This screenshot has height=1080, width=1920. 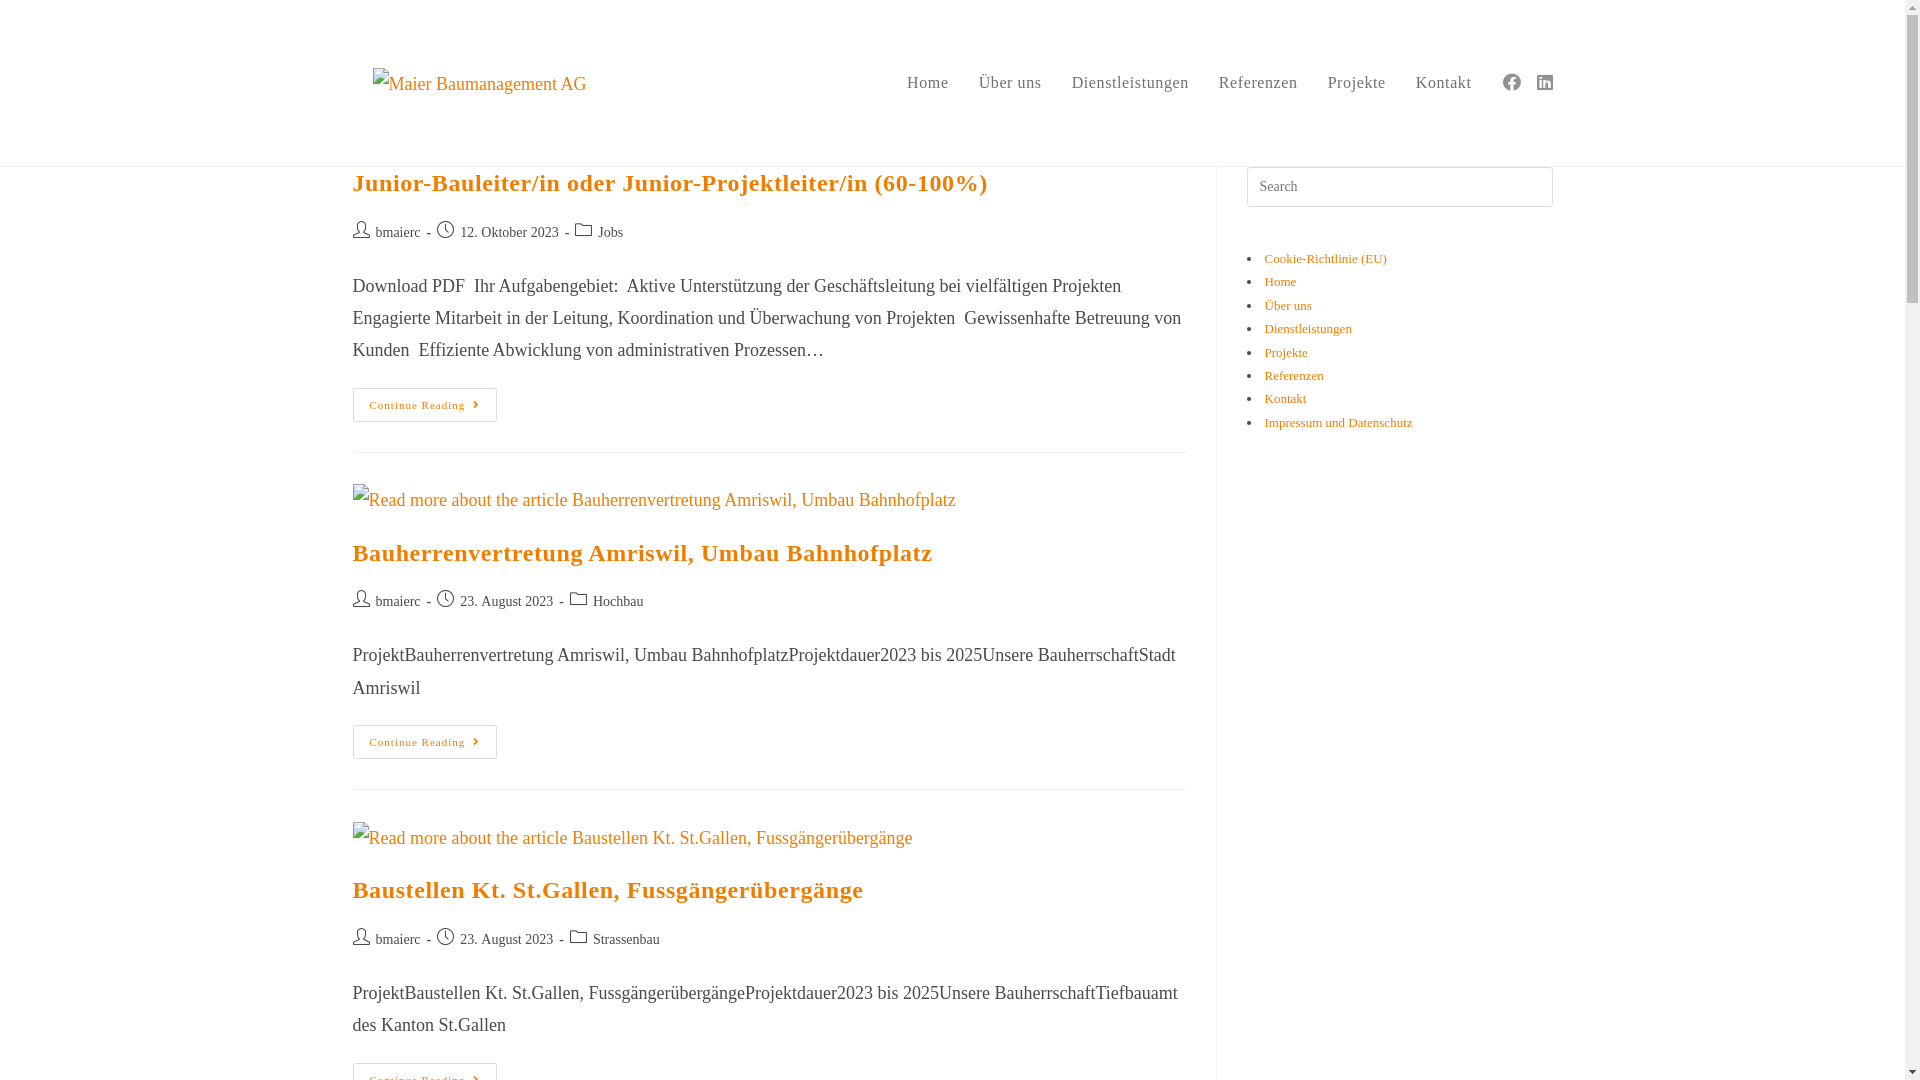 I want to click on 'Bauherrenvertretung Amriswil, Umbau Bahnhofplatz', so click(x=642, y=552).